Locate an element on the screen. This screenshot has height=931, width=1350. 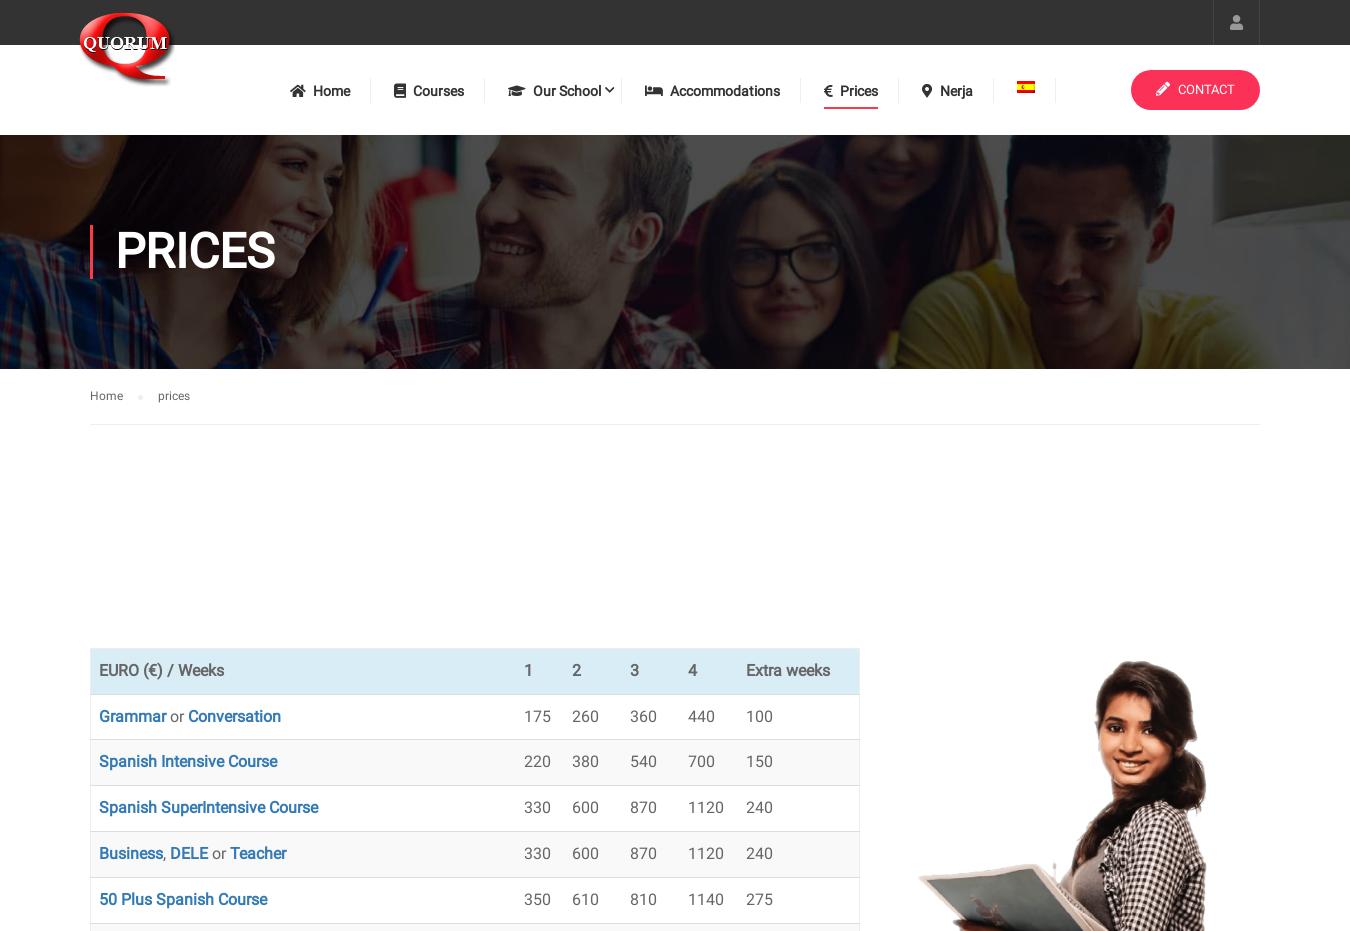
'3' is located at coordinates (633, 668).